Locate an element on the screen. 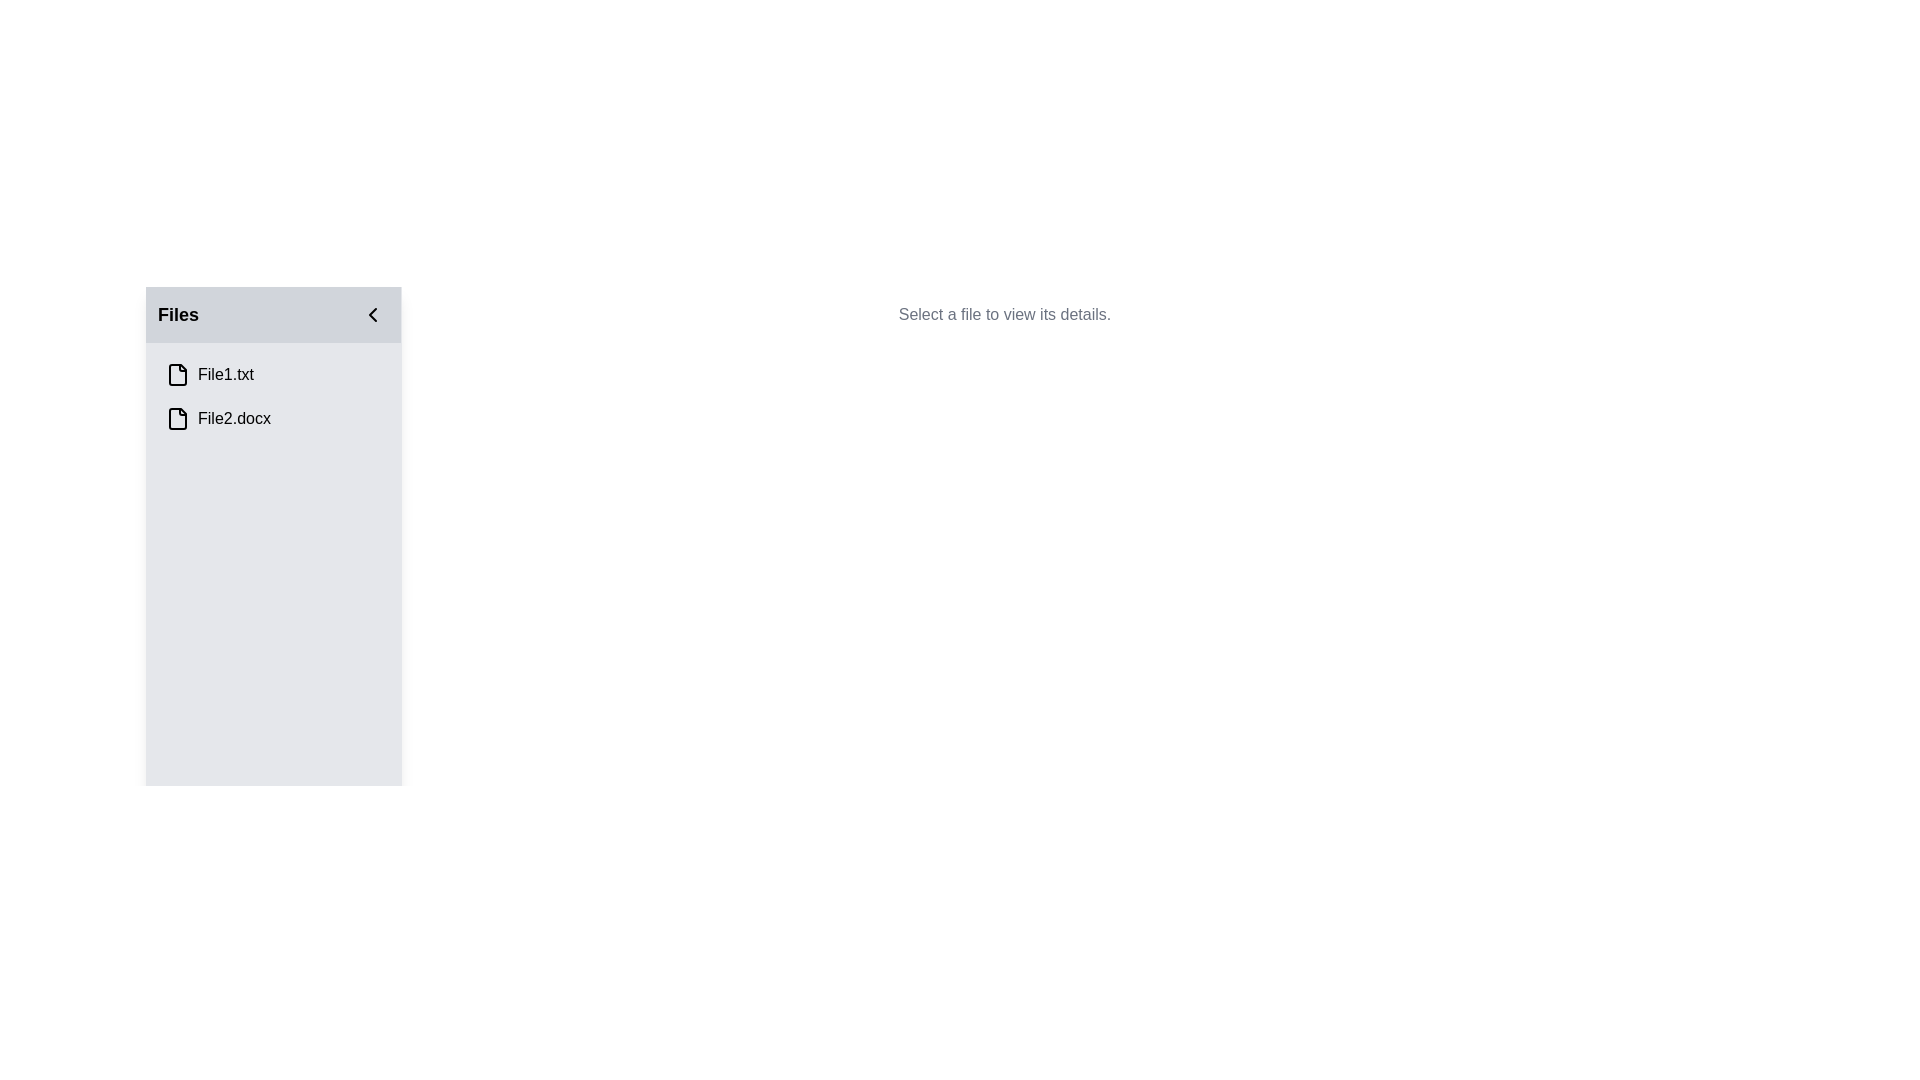  the left-facing chevron icon button with a black stroke color located on the right side of the 'Files' header bar in the sidebar is located at coordinates (373, 315).